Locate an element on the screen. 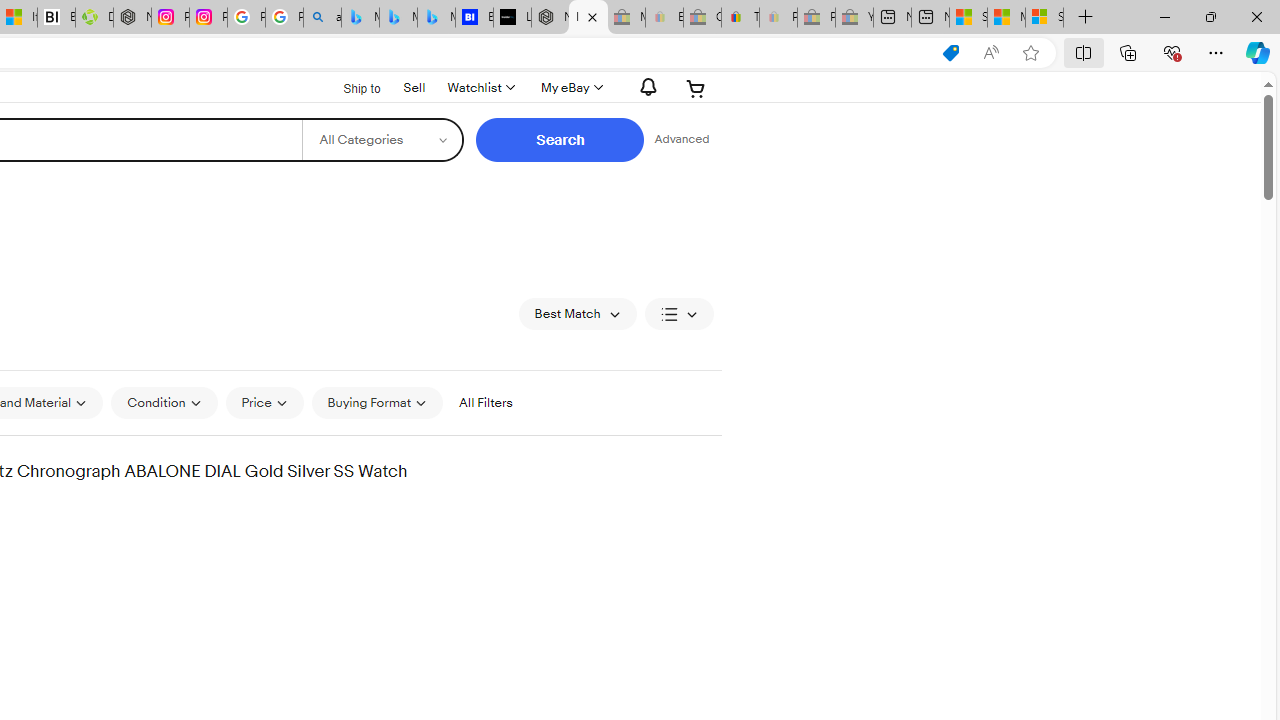 The image size is (1280, 720). 'Press Room - eBay Inc. - Sleeping' is located at coordinates (816, 17).